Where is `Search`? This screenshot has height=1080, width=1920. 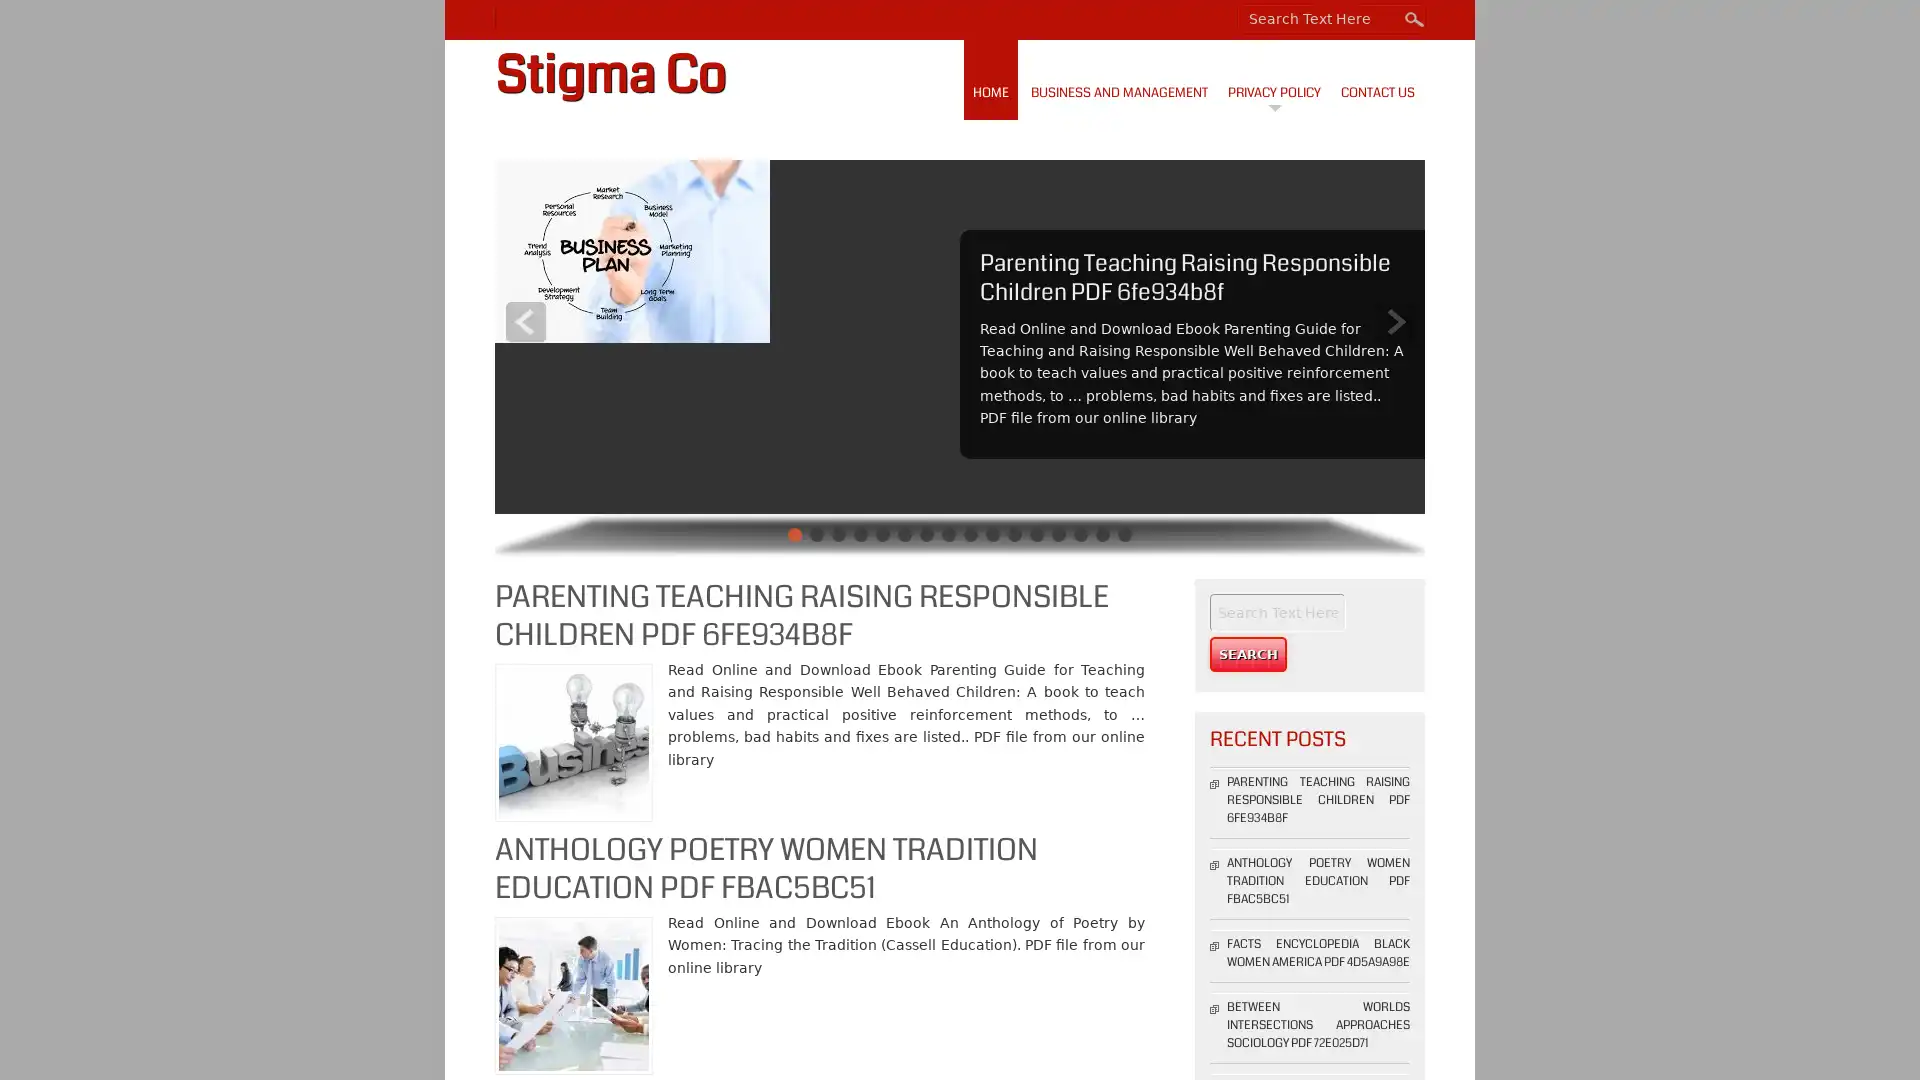
Search is located at coordinates (1247, 654).